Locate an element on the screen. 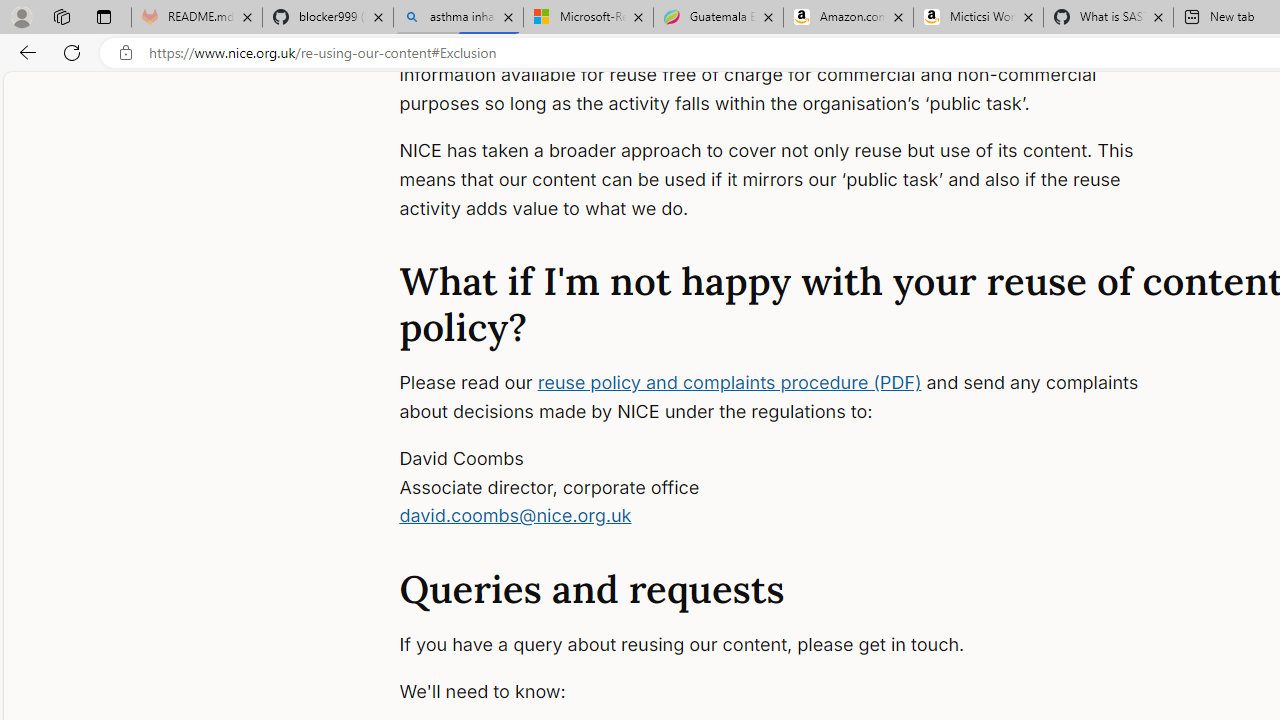  'asthma inhaler - Search' is located at coordinates (457, 17).